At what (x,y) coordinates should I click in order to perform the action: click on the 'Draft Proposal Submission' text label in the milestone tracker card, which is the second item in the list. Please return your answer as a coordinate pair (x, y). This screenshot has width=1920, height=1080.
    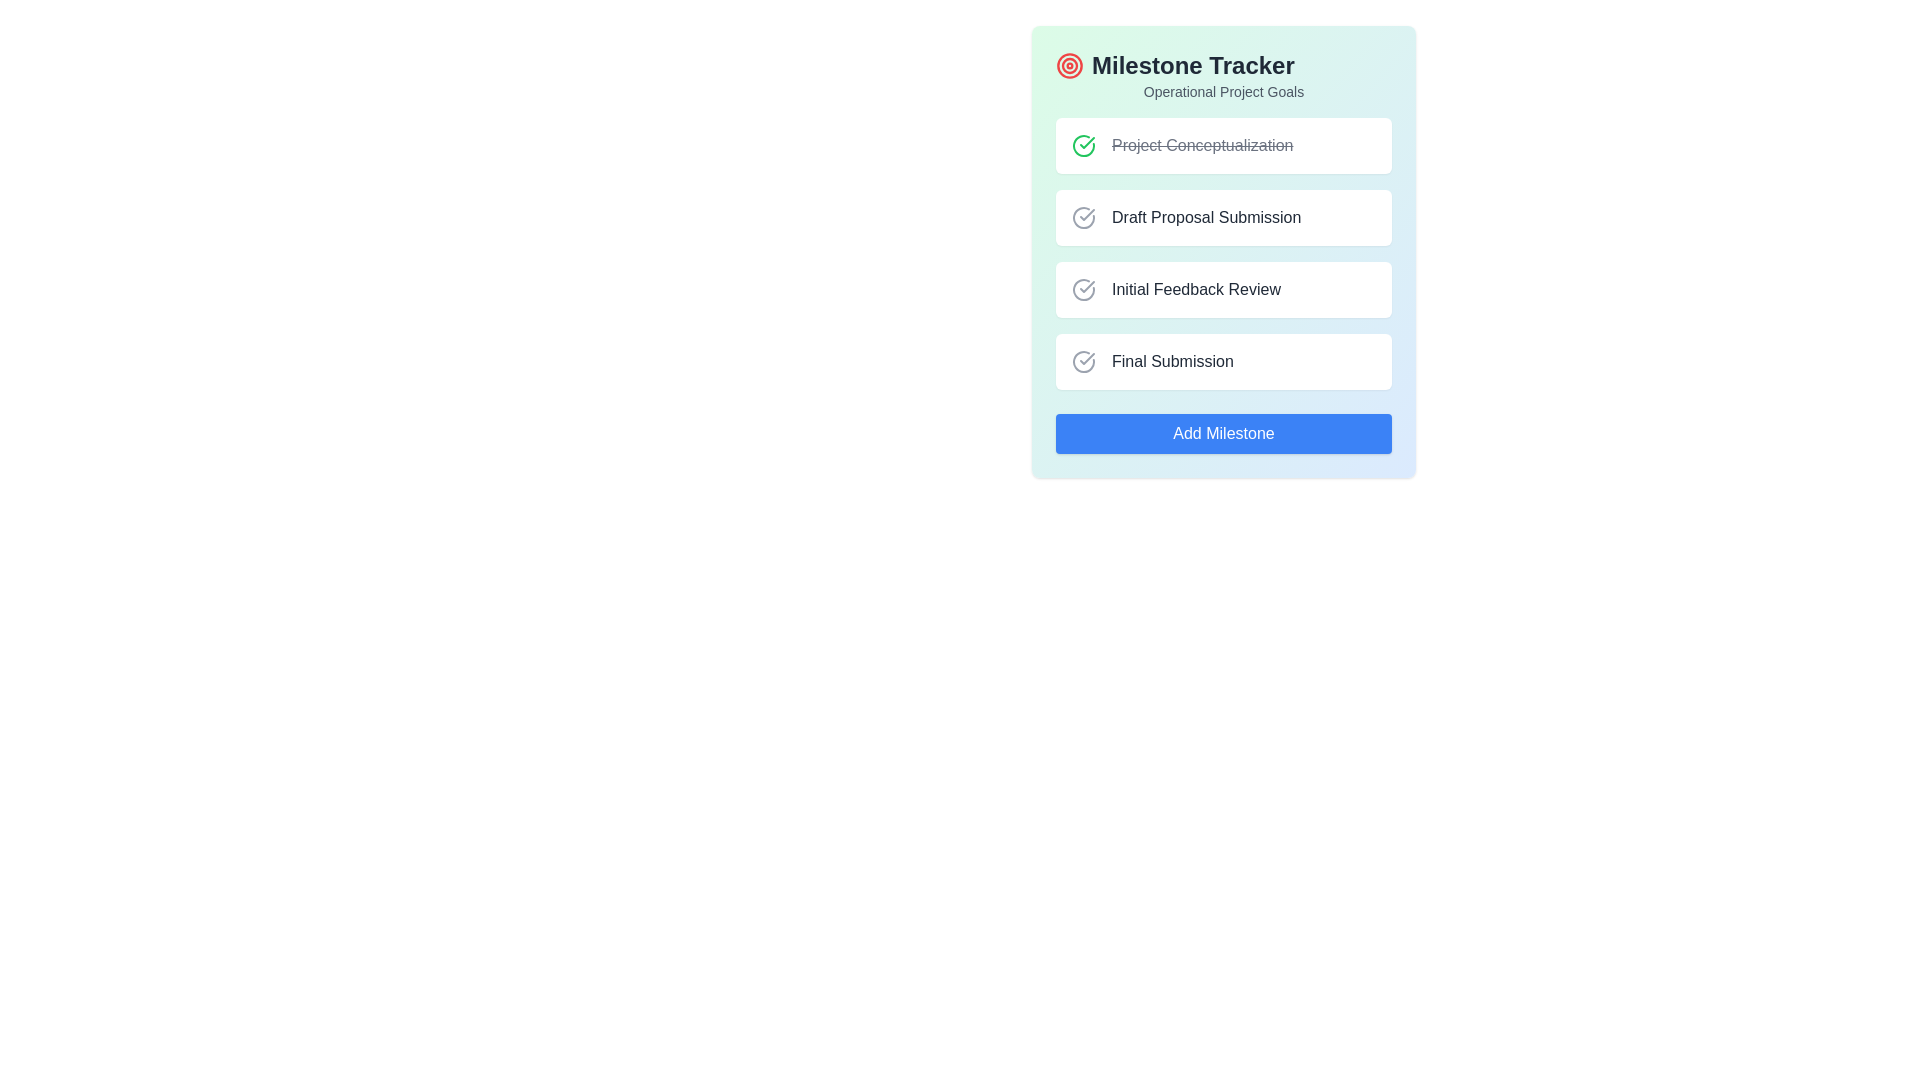
    Looking at the image, I should click on (1205, 218).